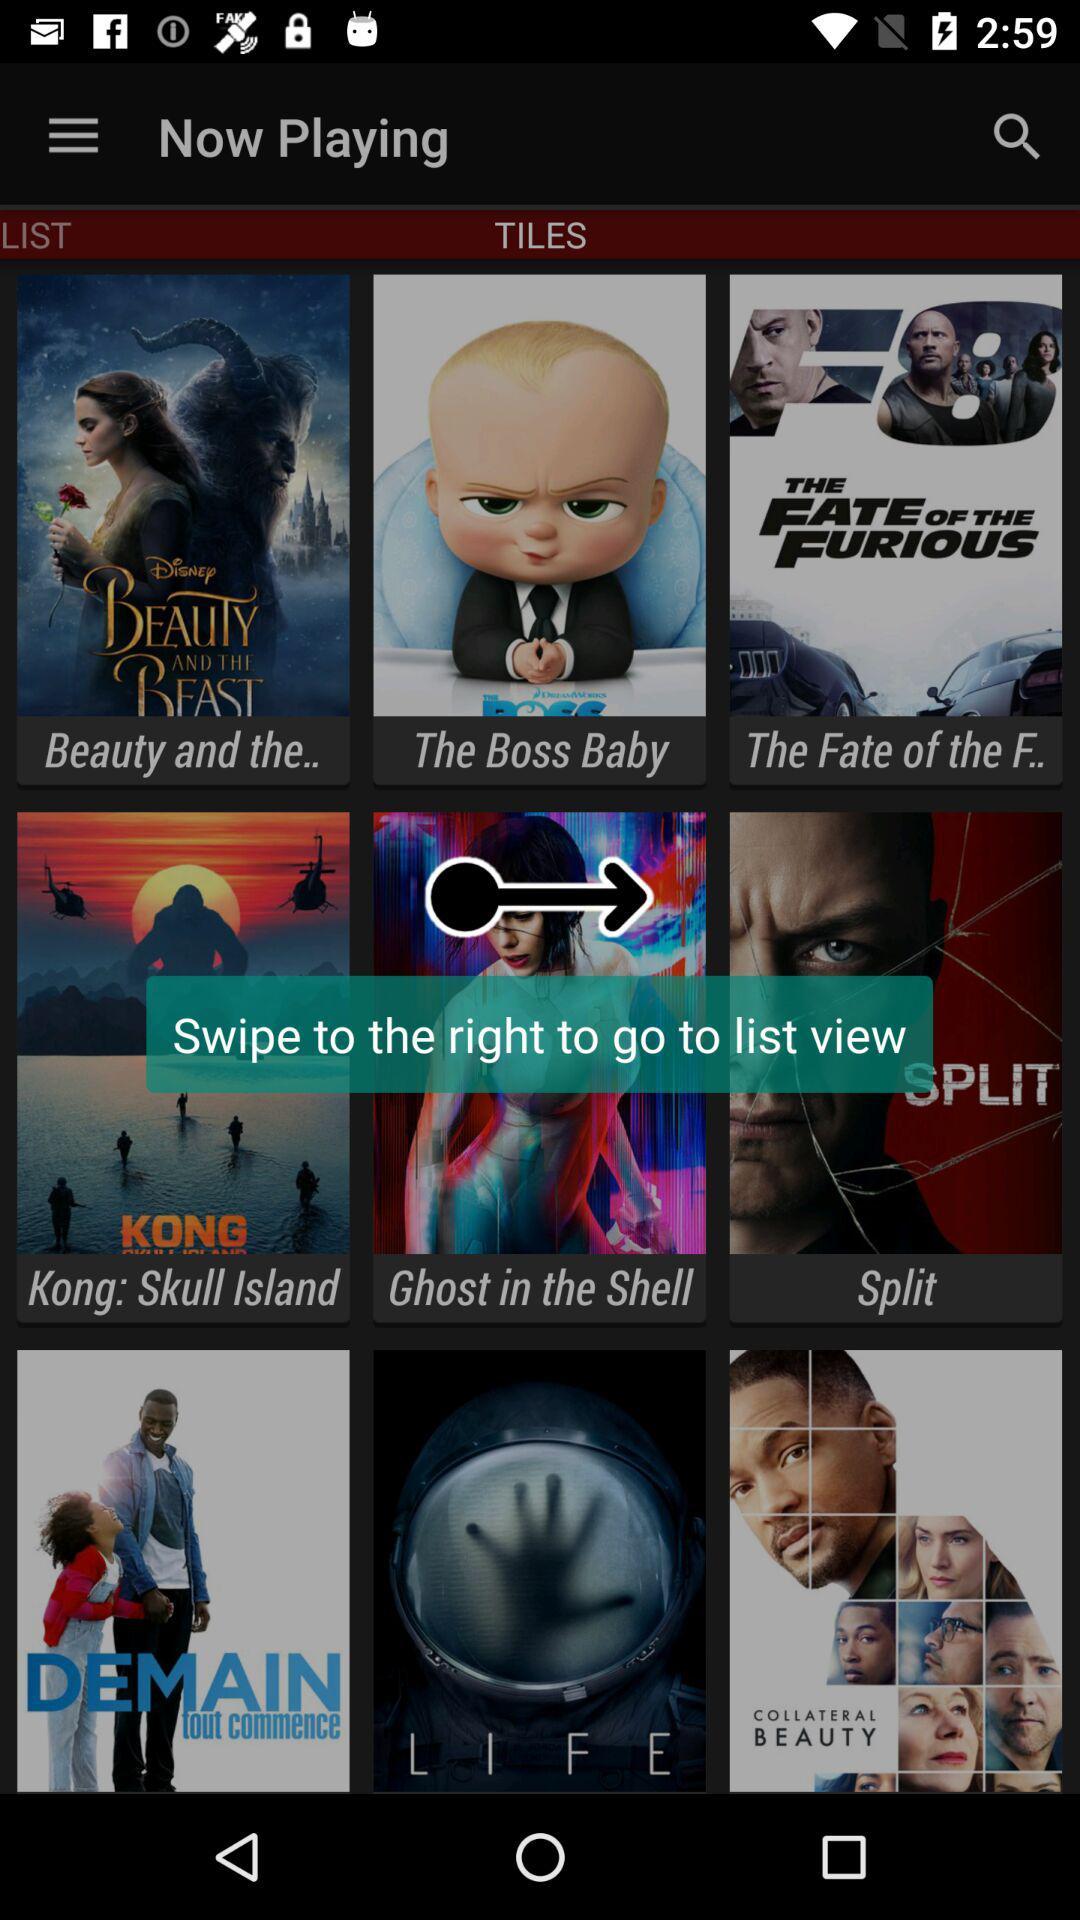 The height and width of the screenshot is (1920, 1080). What do you see at coordinates (72, 135) in the screenshot?
I see `the icon above list item` at bounding box center [72, 135].